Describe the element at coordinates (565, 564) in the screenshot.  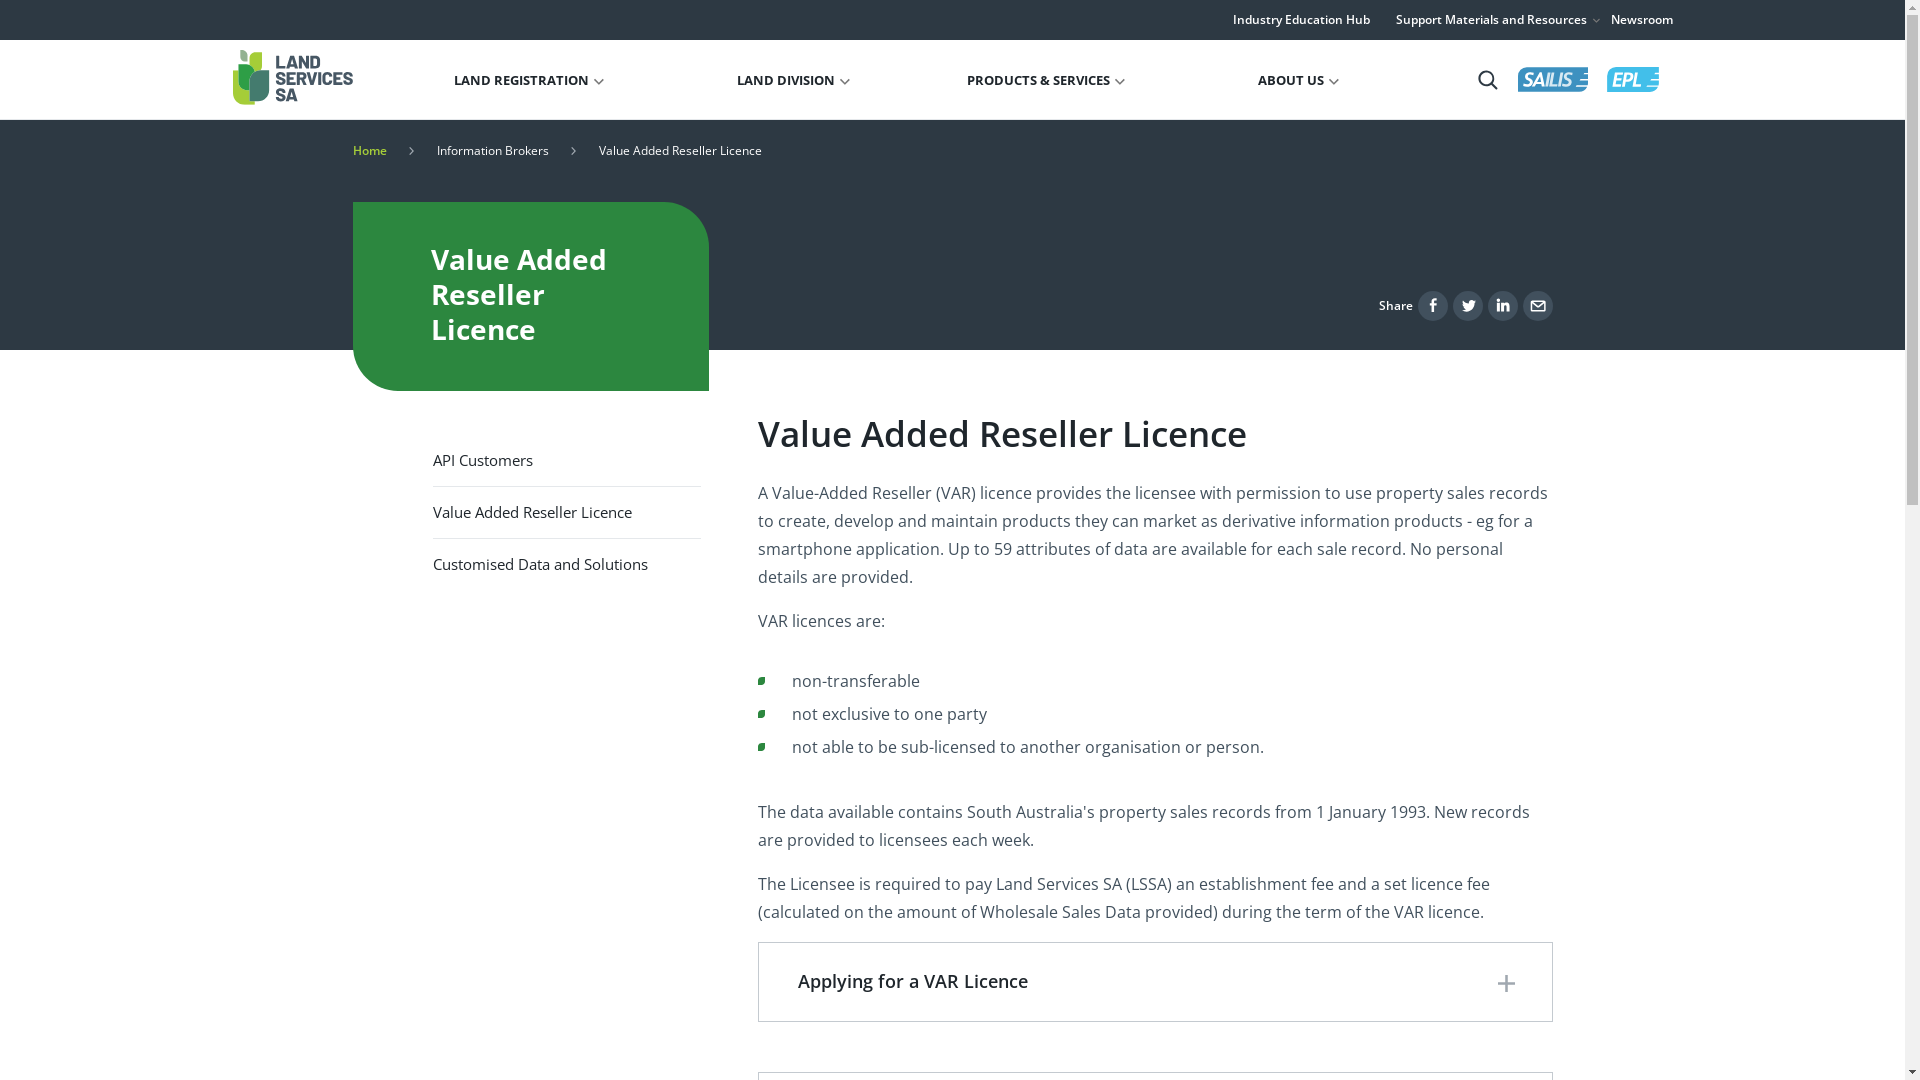
I see `'Customised Data and Solutions'` at that location.